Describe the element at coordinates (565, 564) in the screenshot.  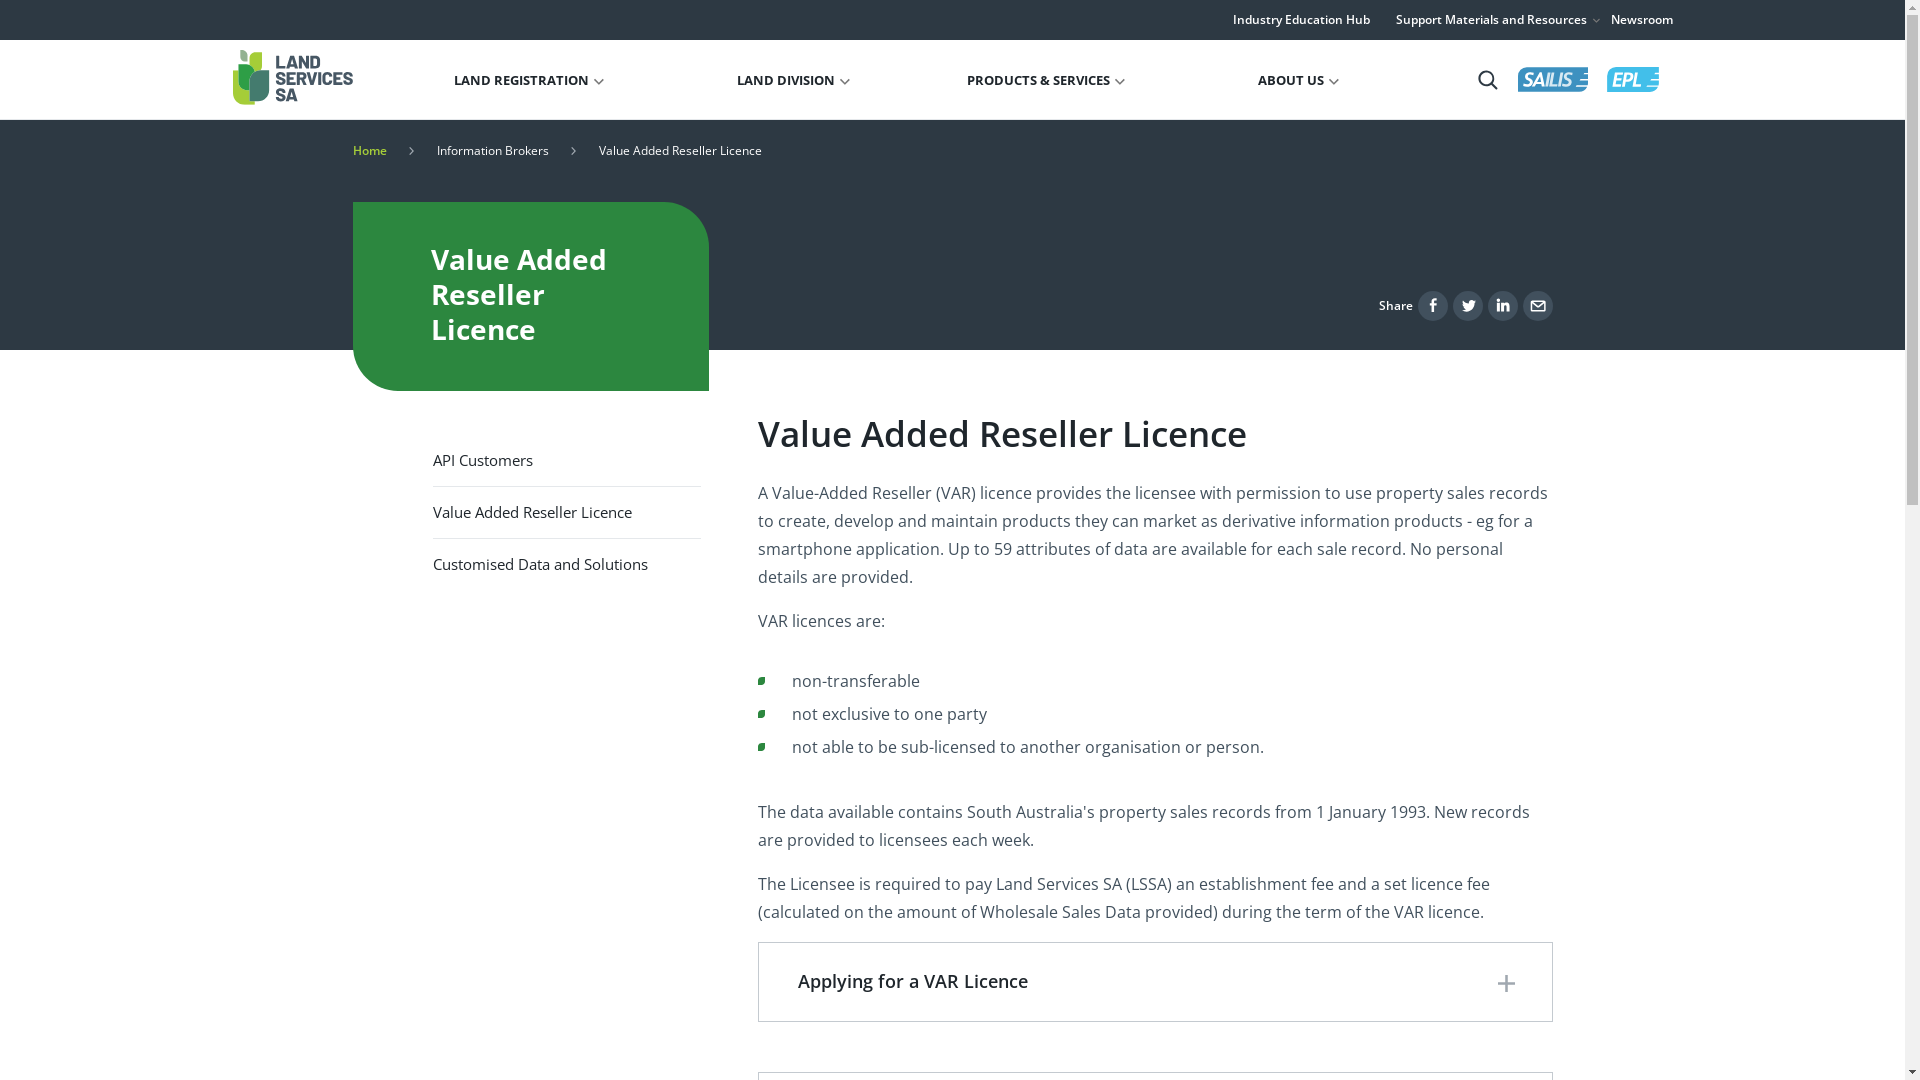
I see `'Customised Data and Solutions'` at that location.